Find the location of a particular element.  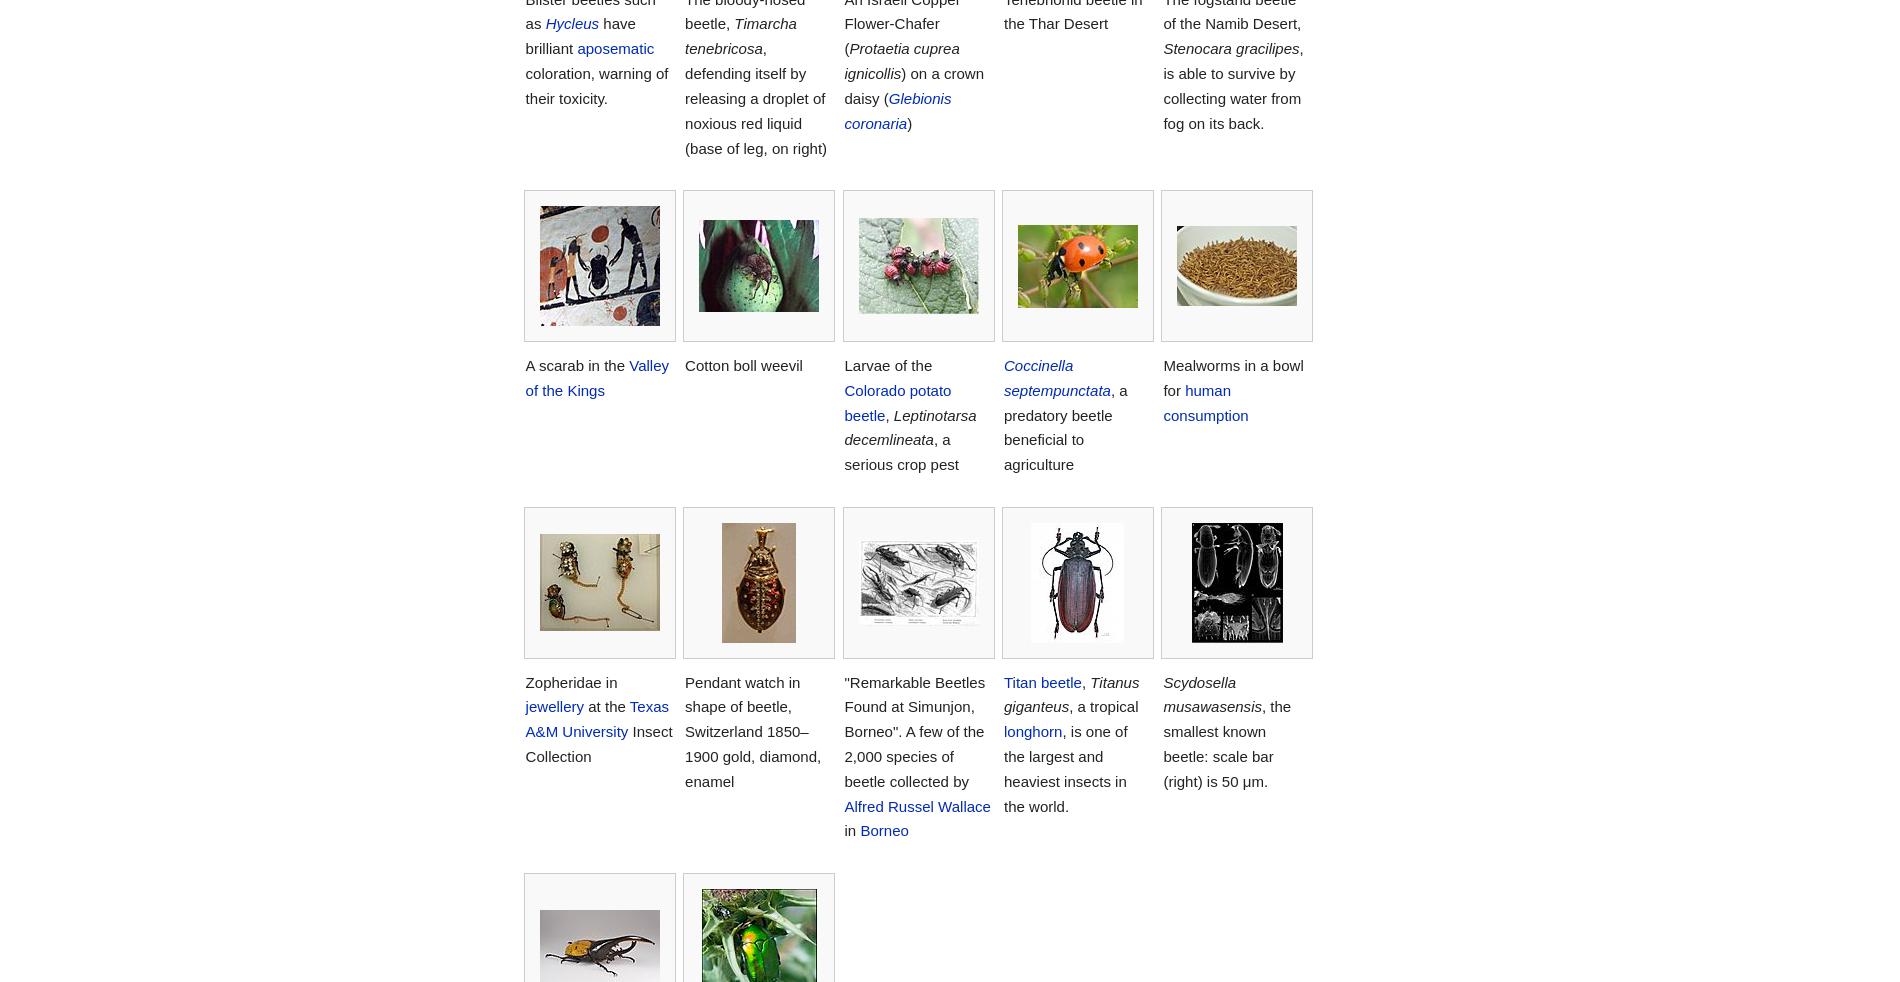

'Texas A&M University' is located at coordinates (596, 718).